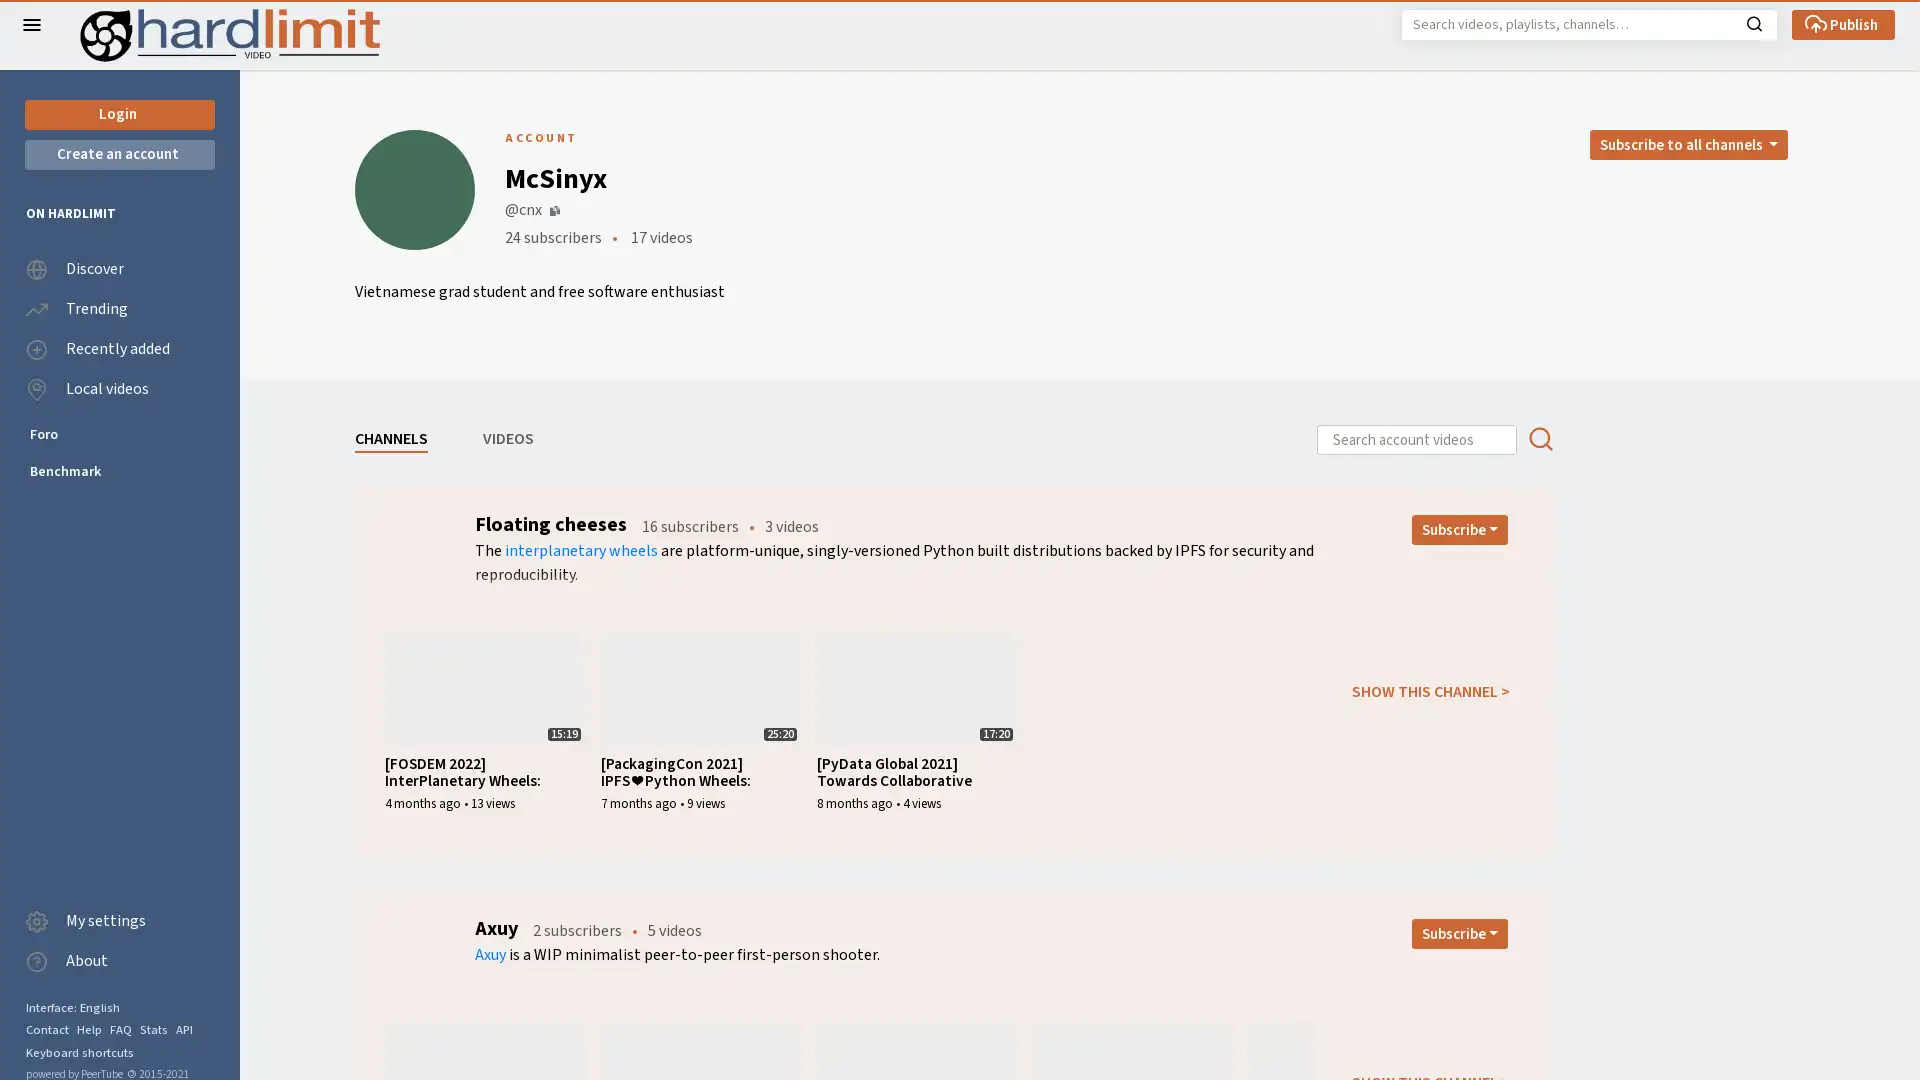  I want to click on Interface: English, so click(72, 1007).